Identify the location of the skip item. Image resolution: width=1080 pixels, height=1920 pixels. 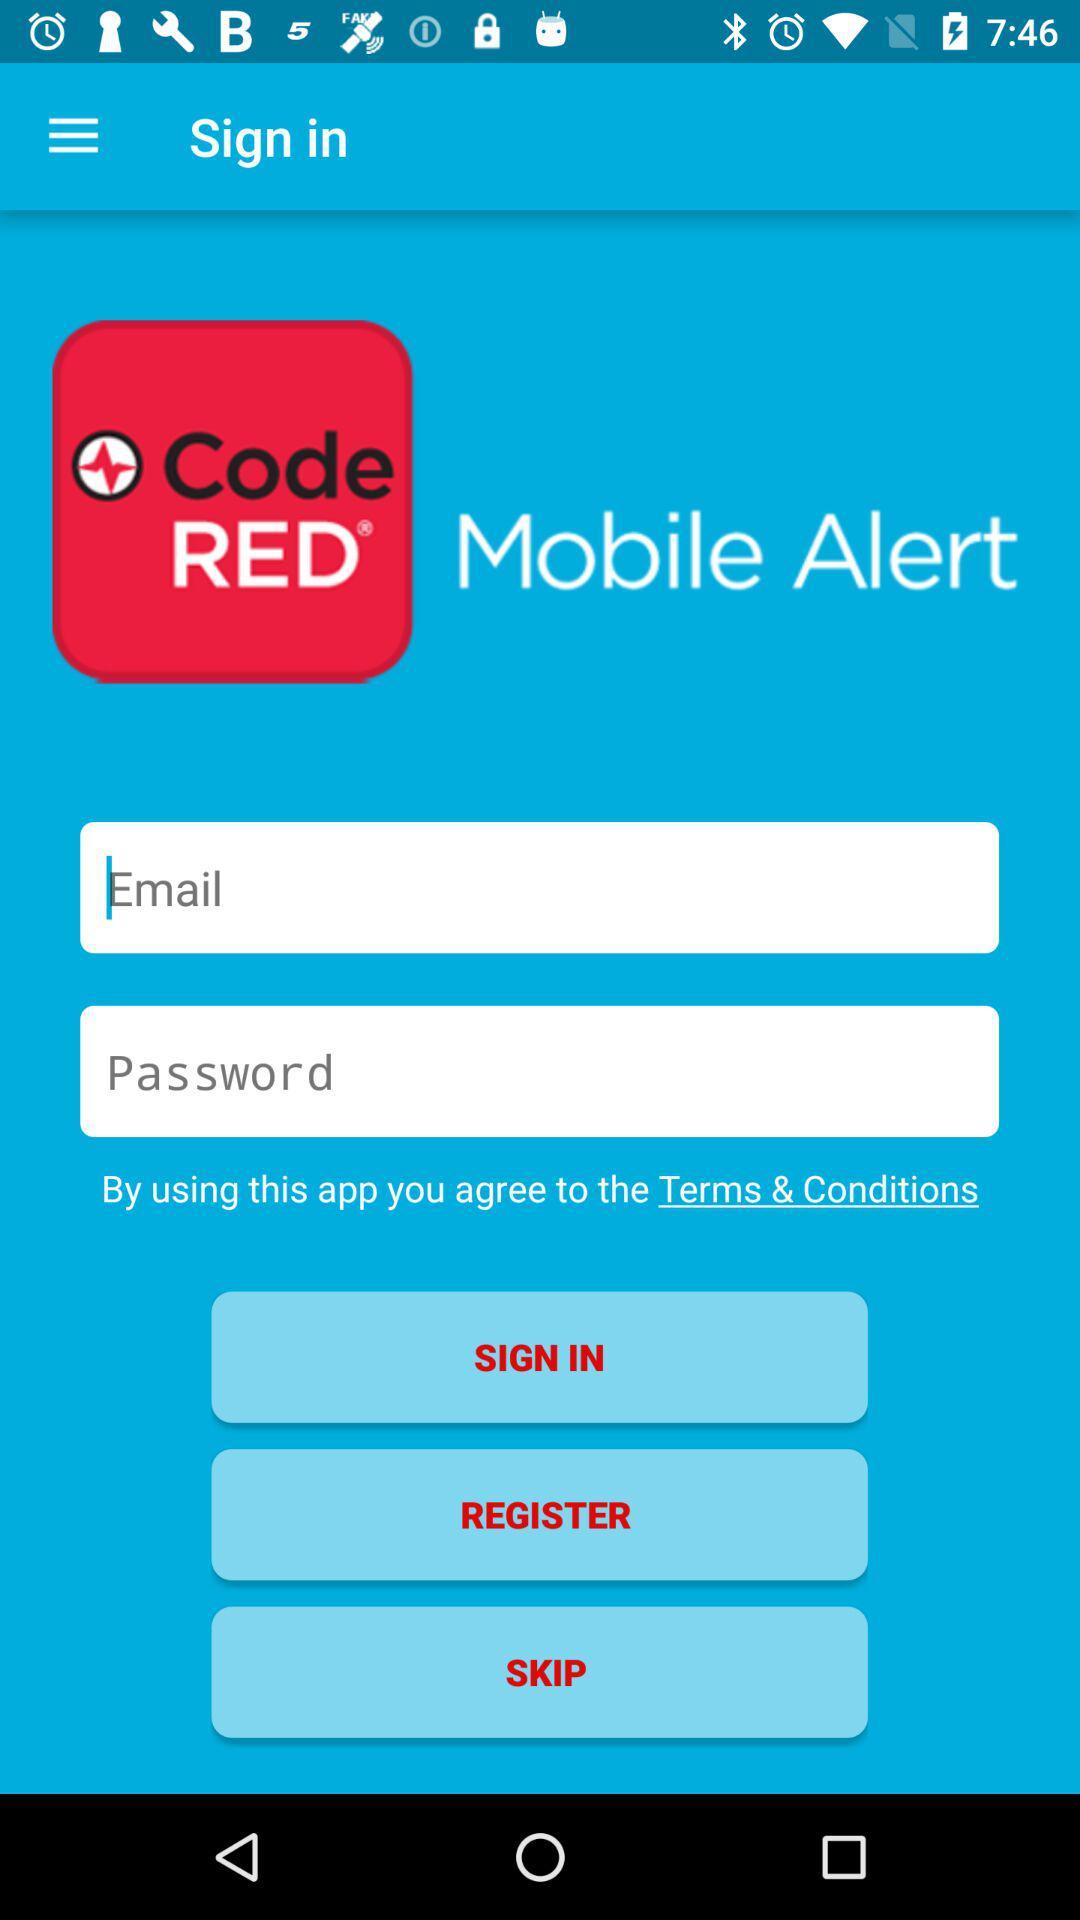
(538, 1672).